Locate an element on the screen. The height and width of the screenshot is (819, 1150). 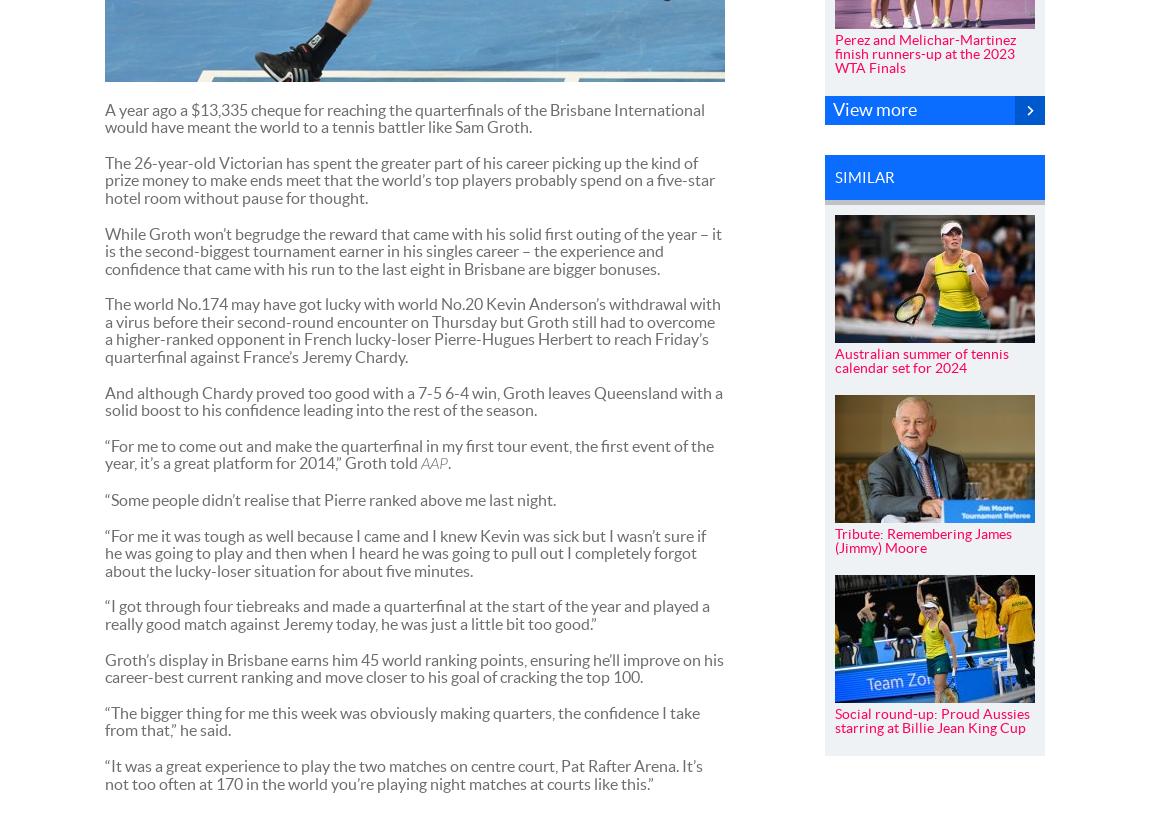
'“Some people didn’t realise that Pierre ranked above me last night.' is located at coordinates (103, 498).